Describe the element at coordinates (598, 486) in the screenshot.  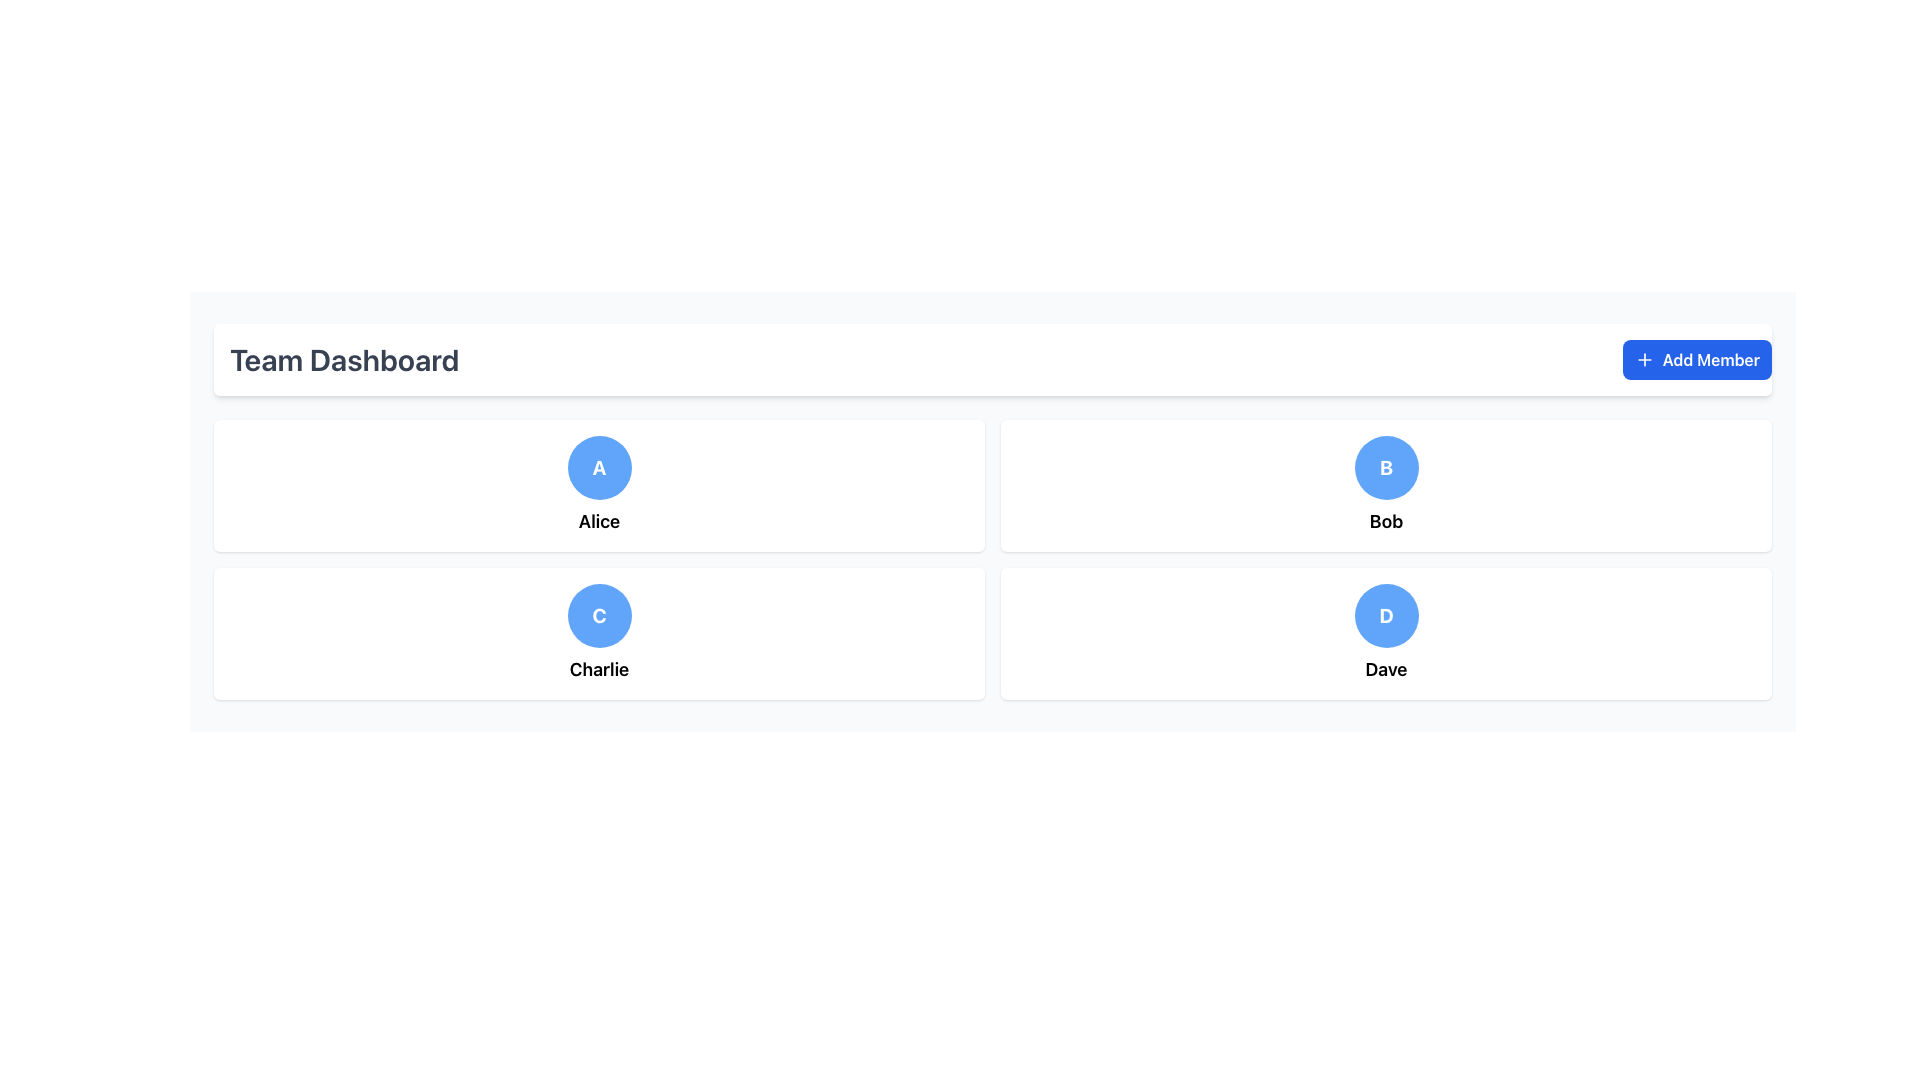
I see `the profile card for 'Alice' located in the top-left quadrant of the grid layout` at that location.